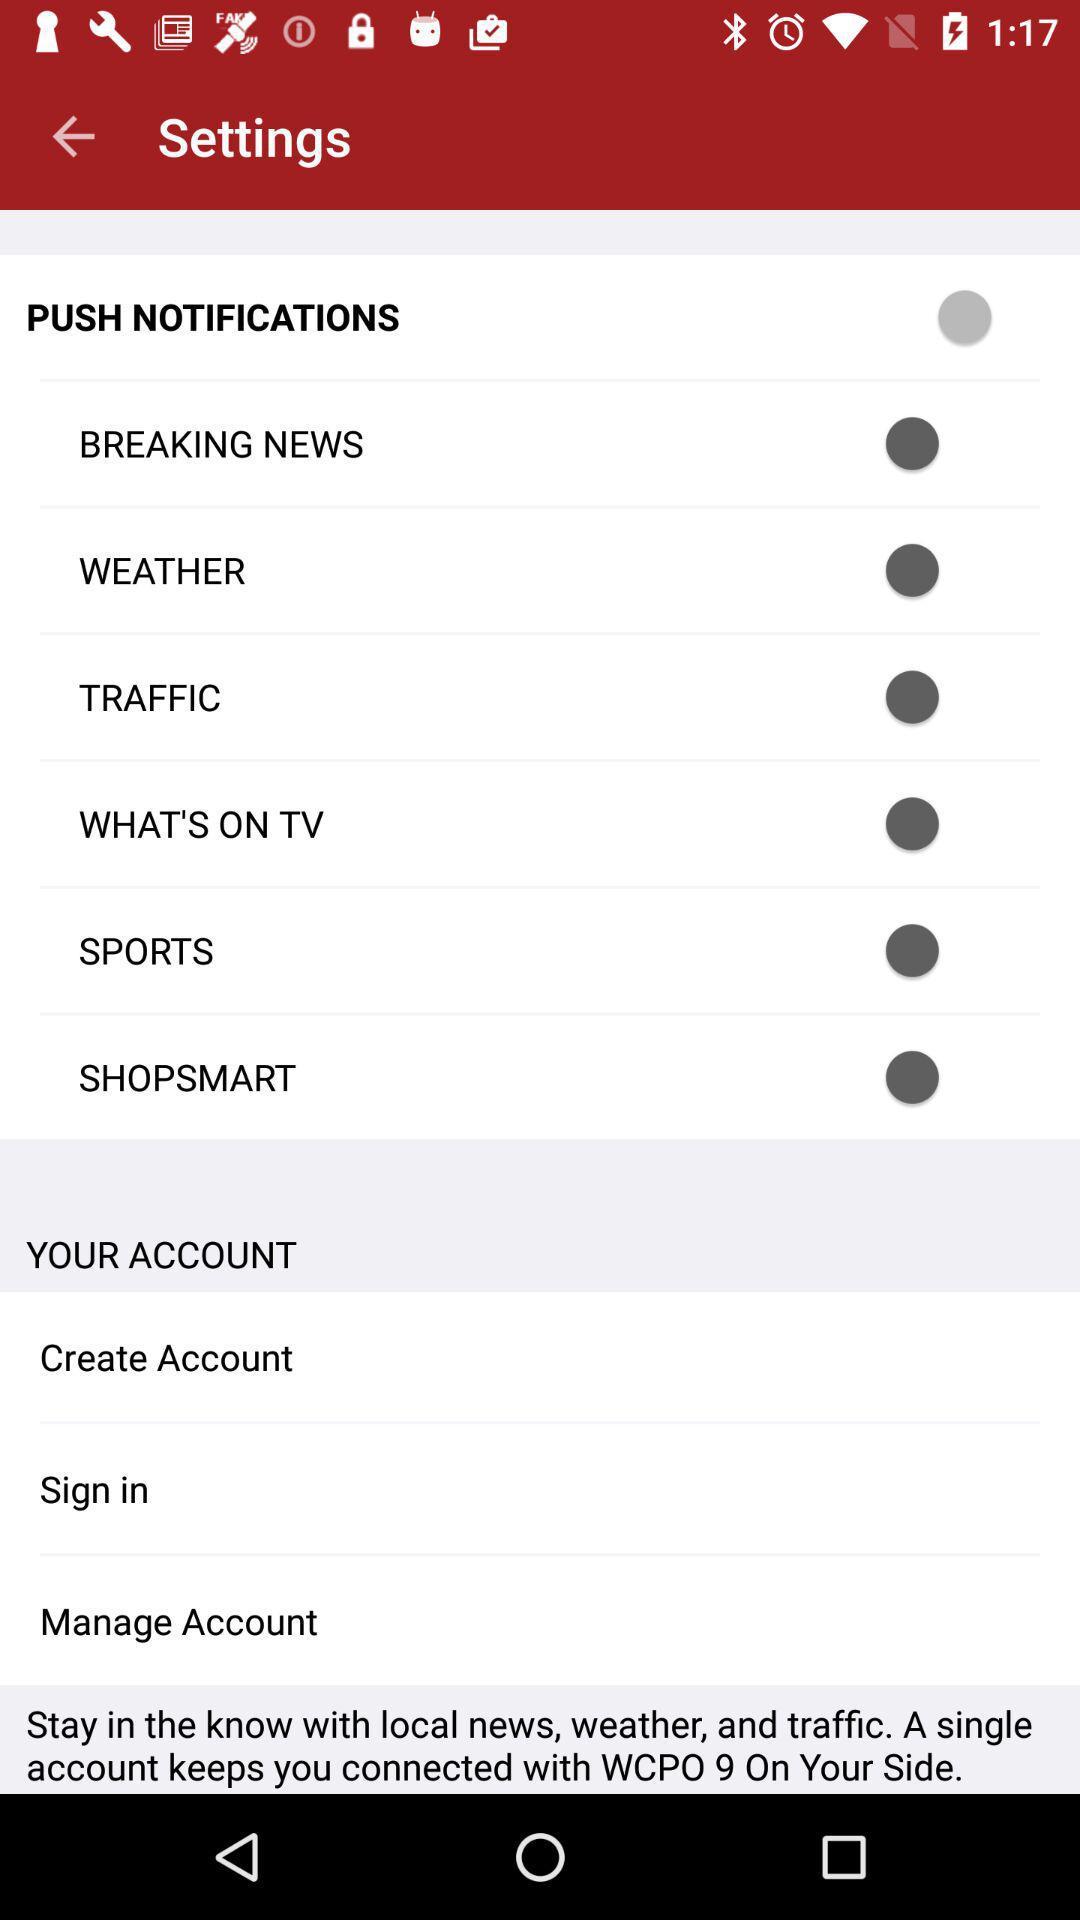 The image size is (1080, 1920). What do you see at coordinates (72, 135) in the screenshot?
I see `item to the left of settings icon` at bounding box center [72, 135].